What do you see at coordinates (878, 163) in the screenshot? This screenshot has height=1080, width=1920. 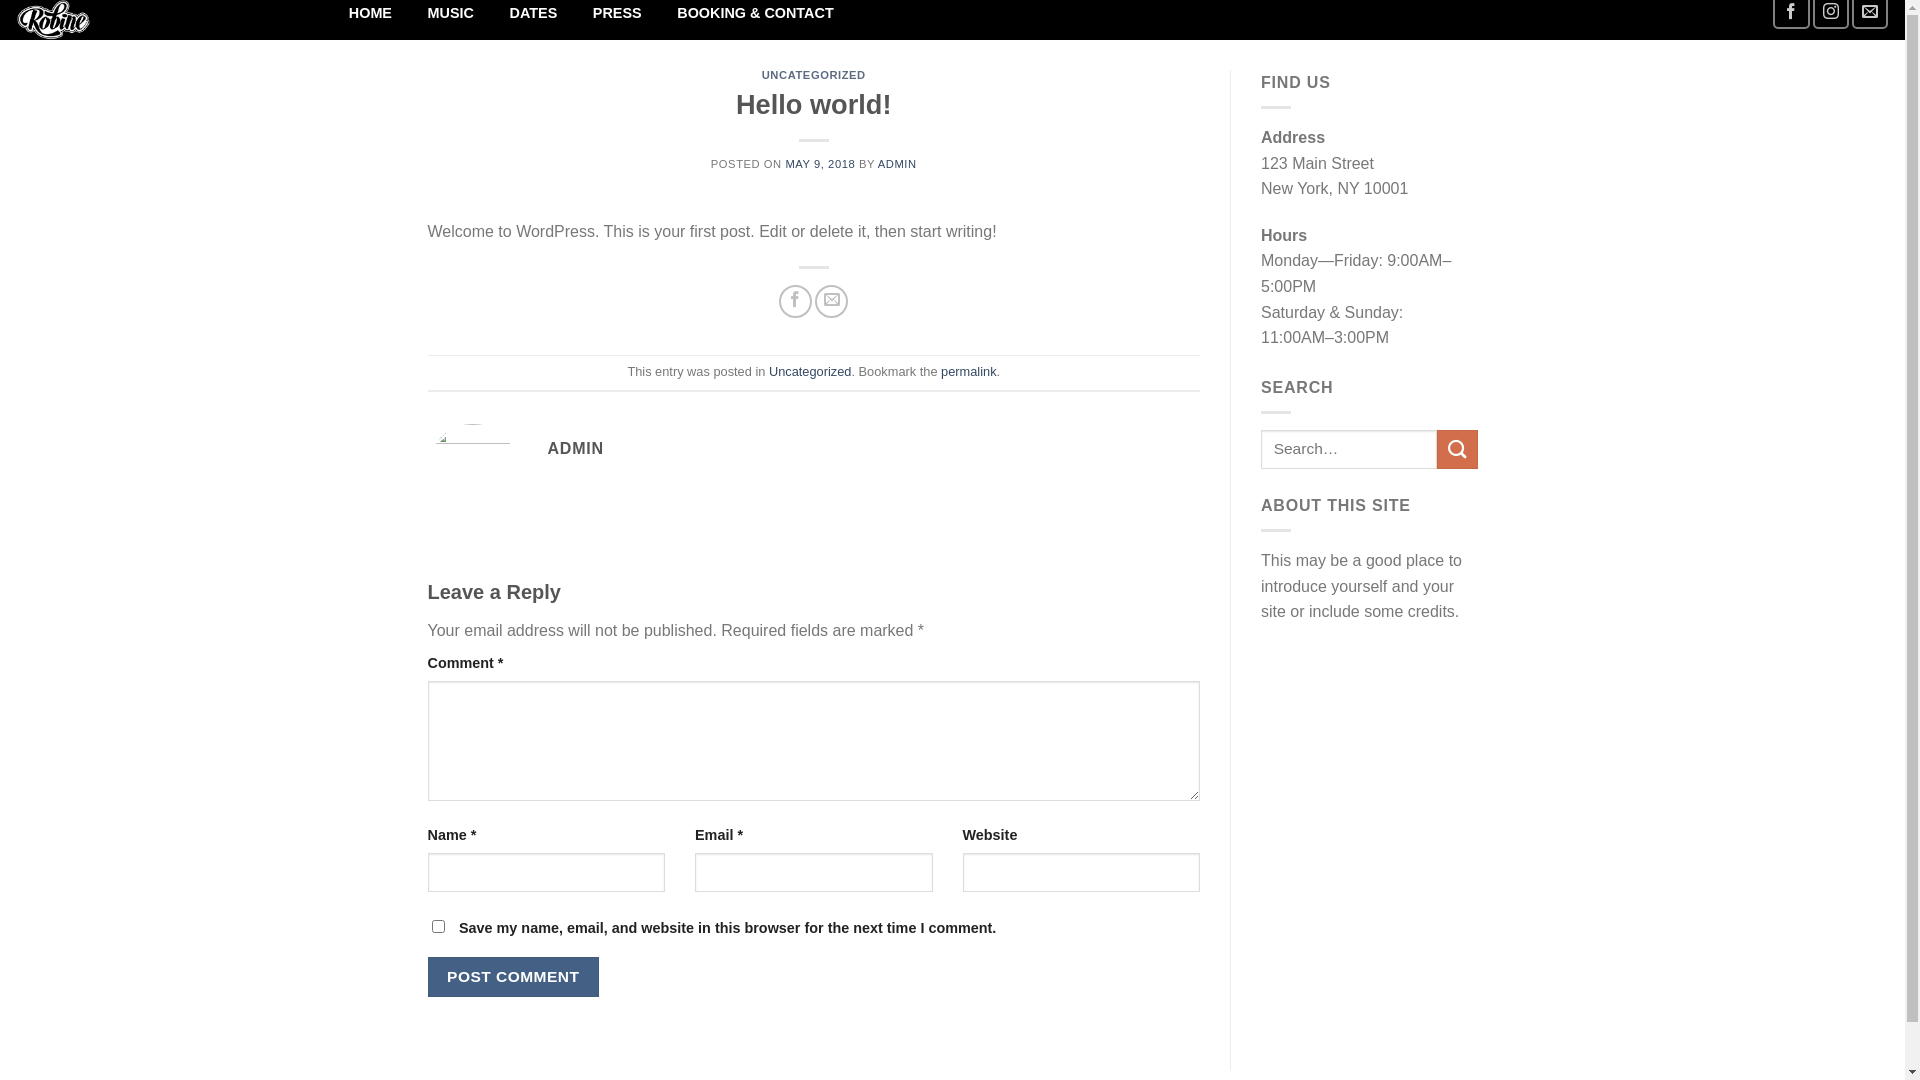 I see `'ADMIN'` at bounding box center [878, 163].